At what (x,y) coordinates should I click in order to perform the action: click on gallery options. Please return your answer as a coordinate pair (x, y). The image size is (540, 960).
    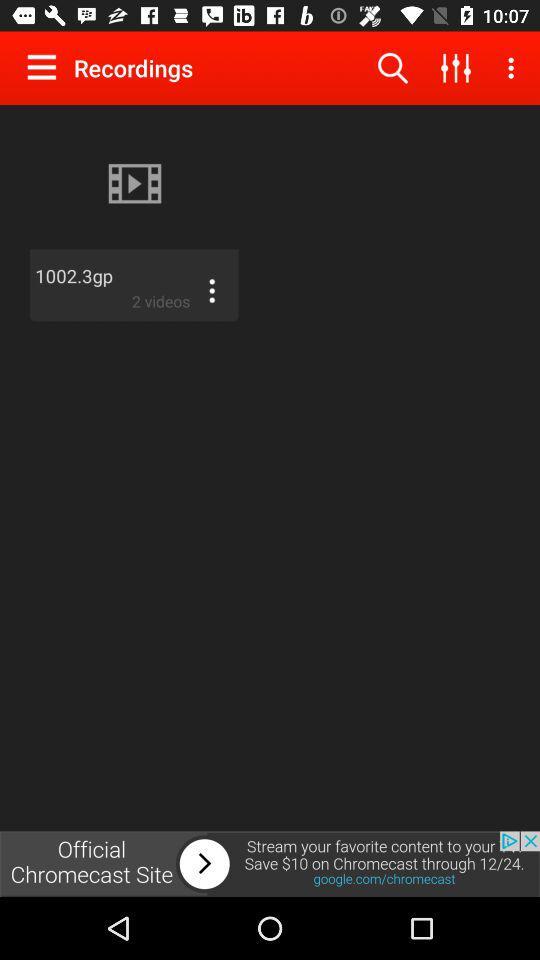
    Looking at the image, I should click on (46, 67).